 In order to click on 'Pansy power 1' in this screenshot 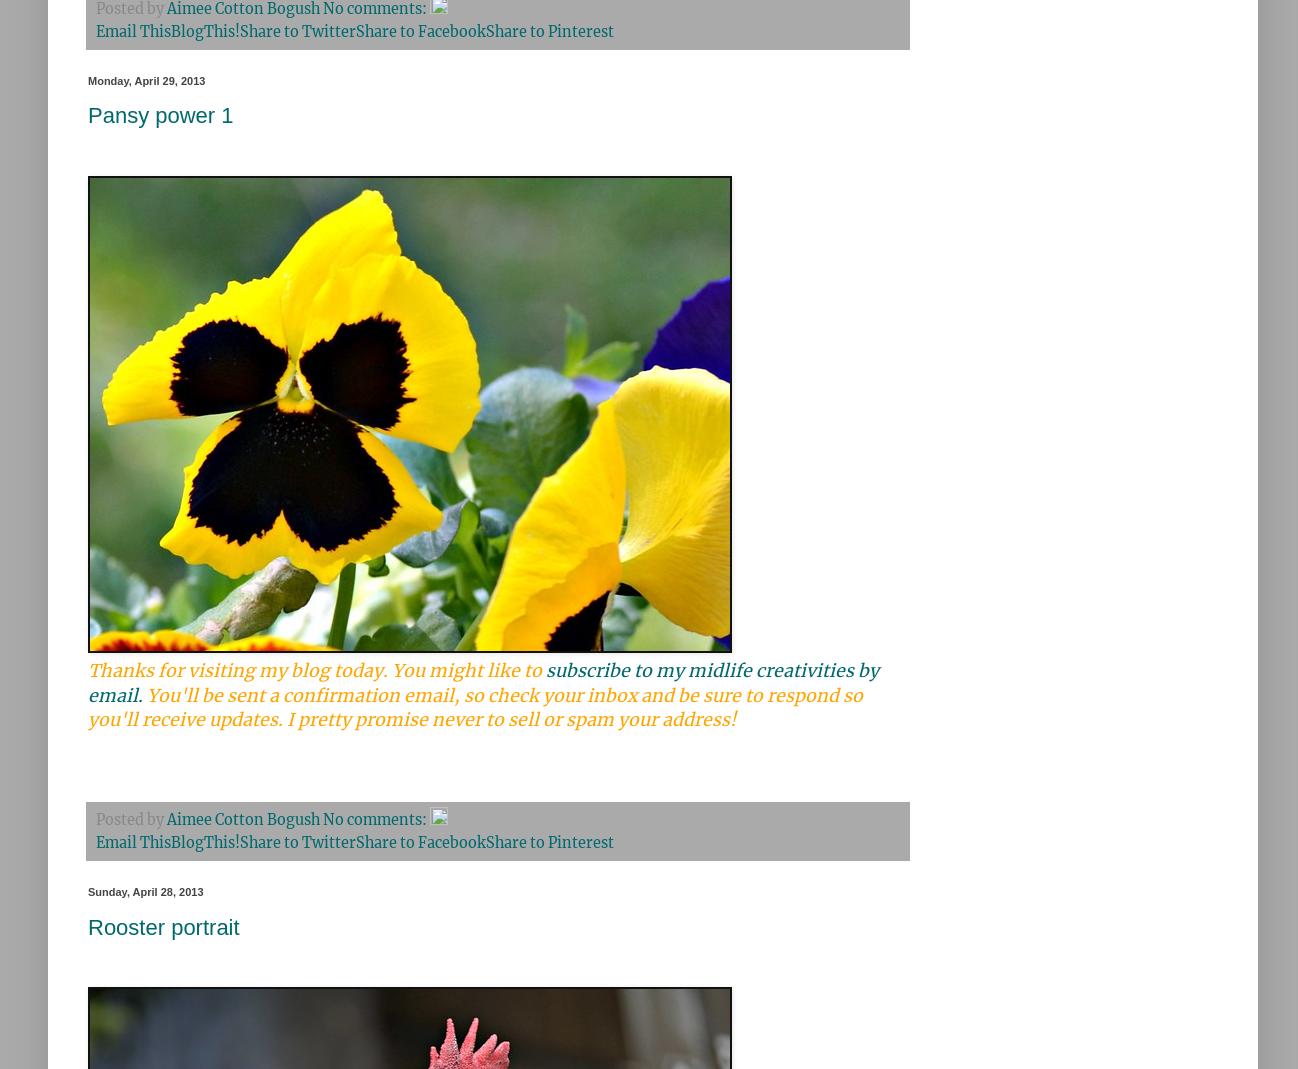, I will do `click(159, 115)`.